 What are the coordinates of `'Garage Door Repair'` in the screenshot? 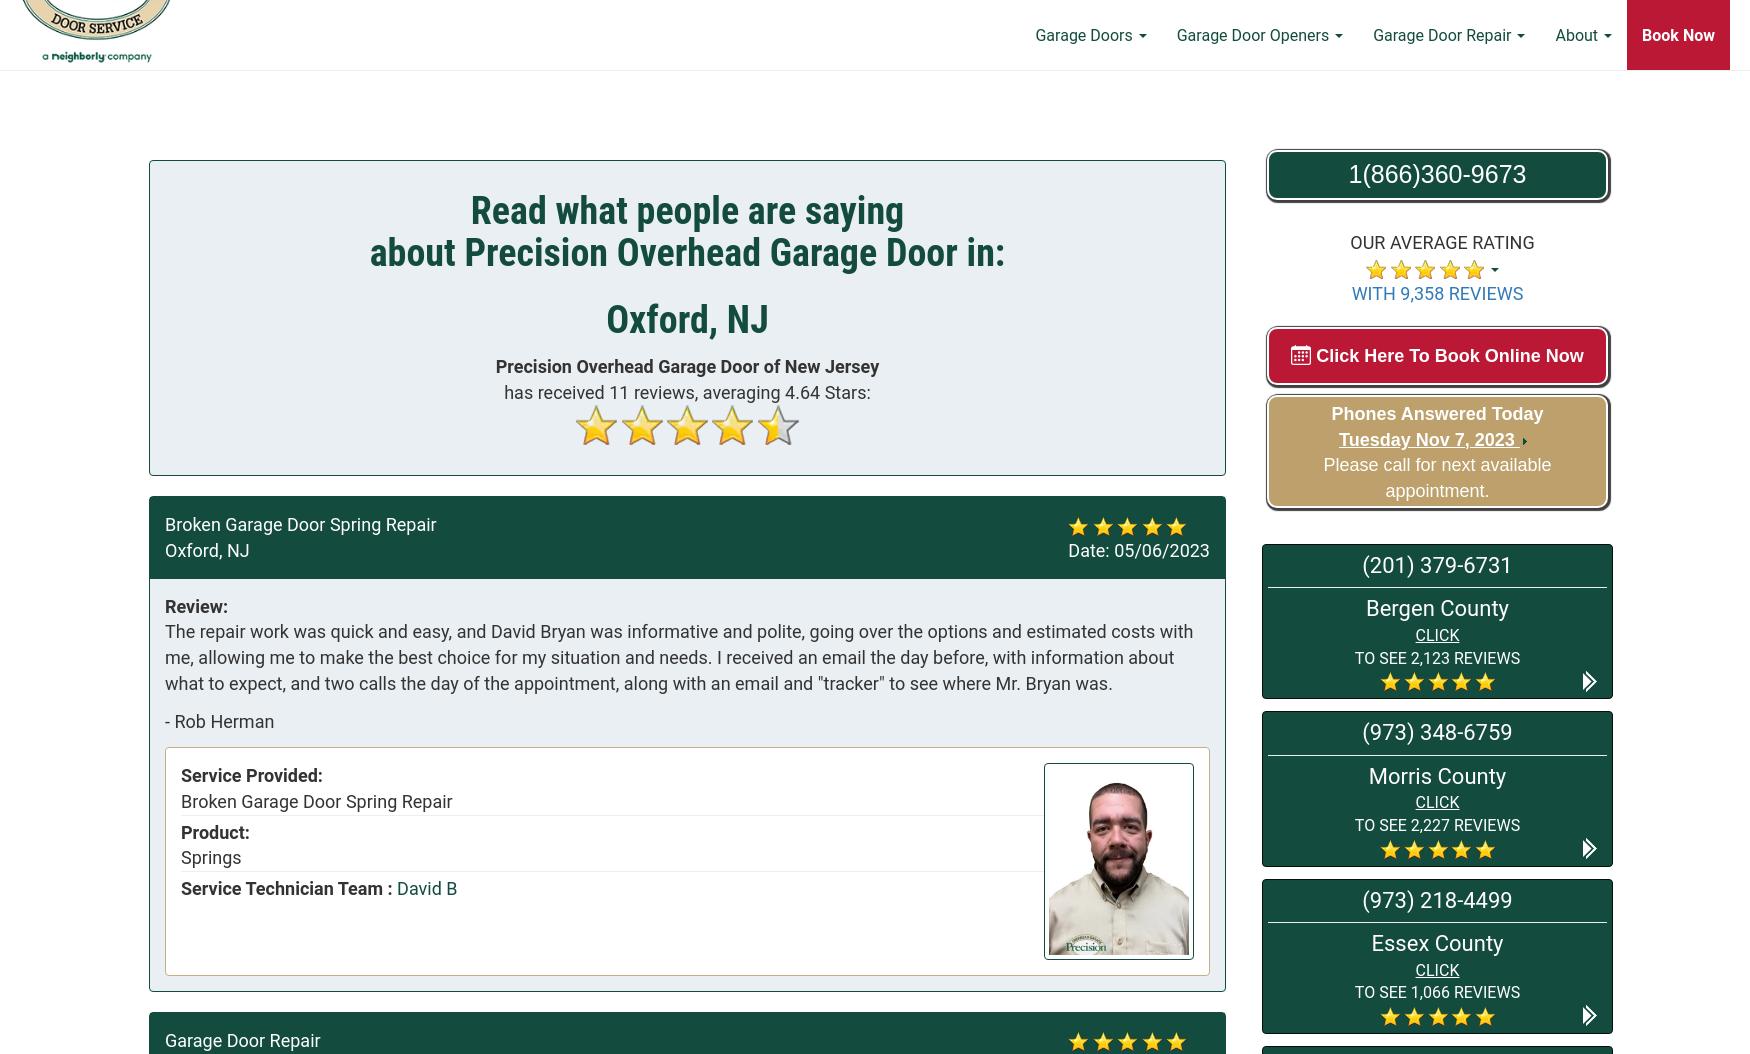 It's located at (1443, 103).